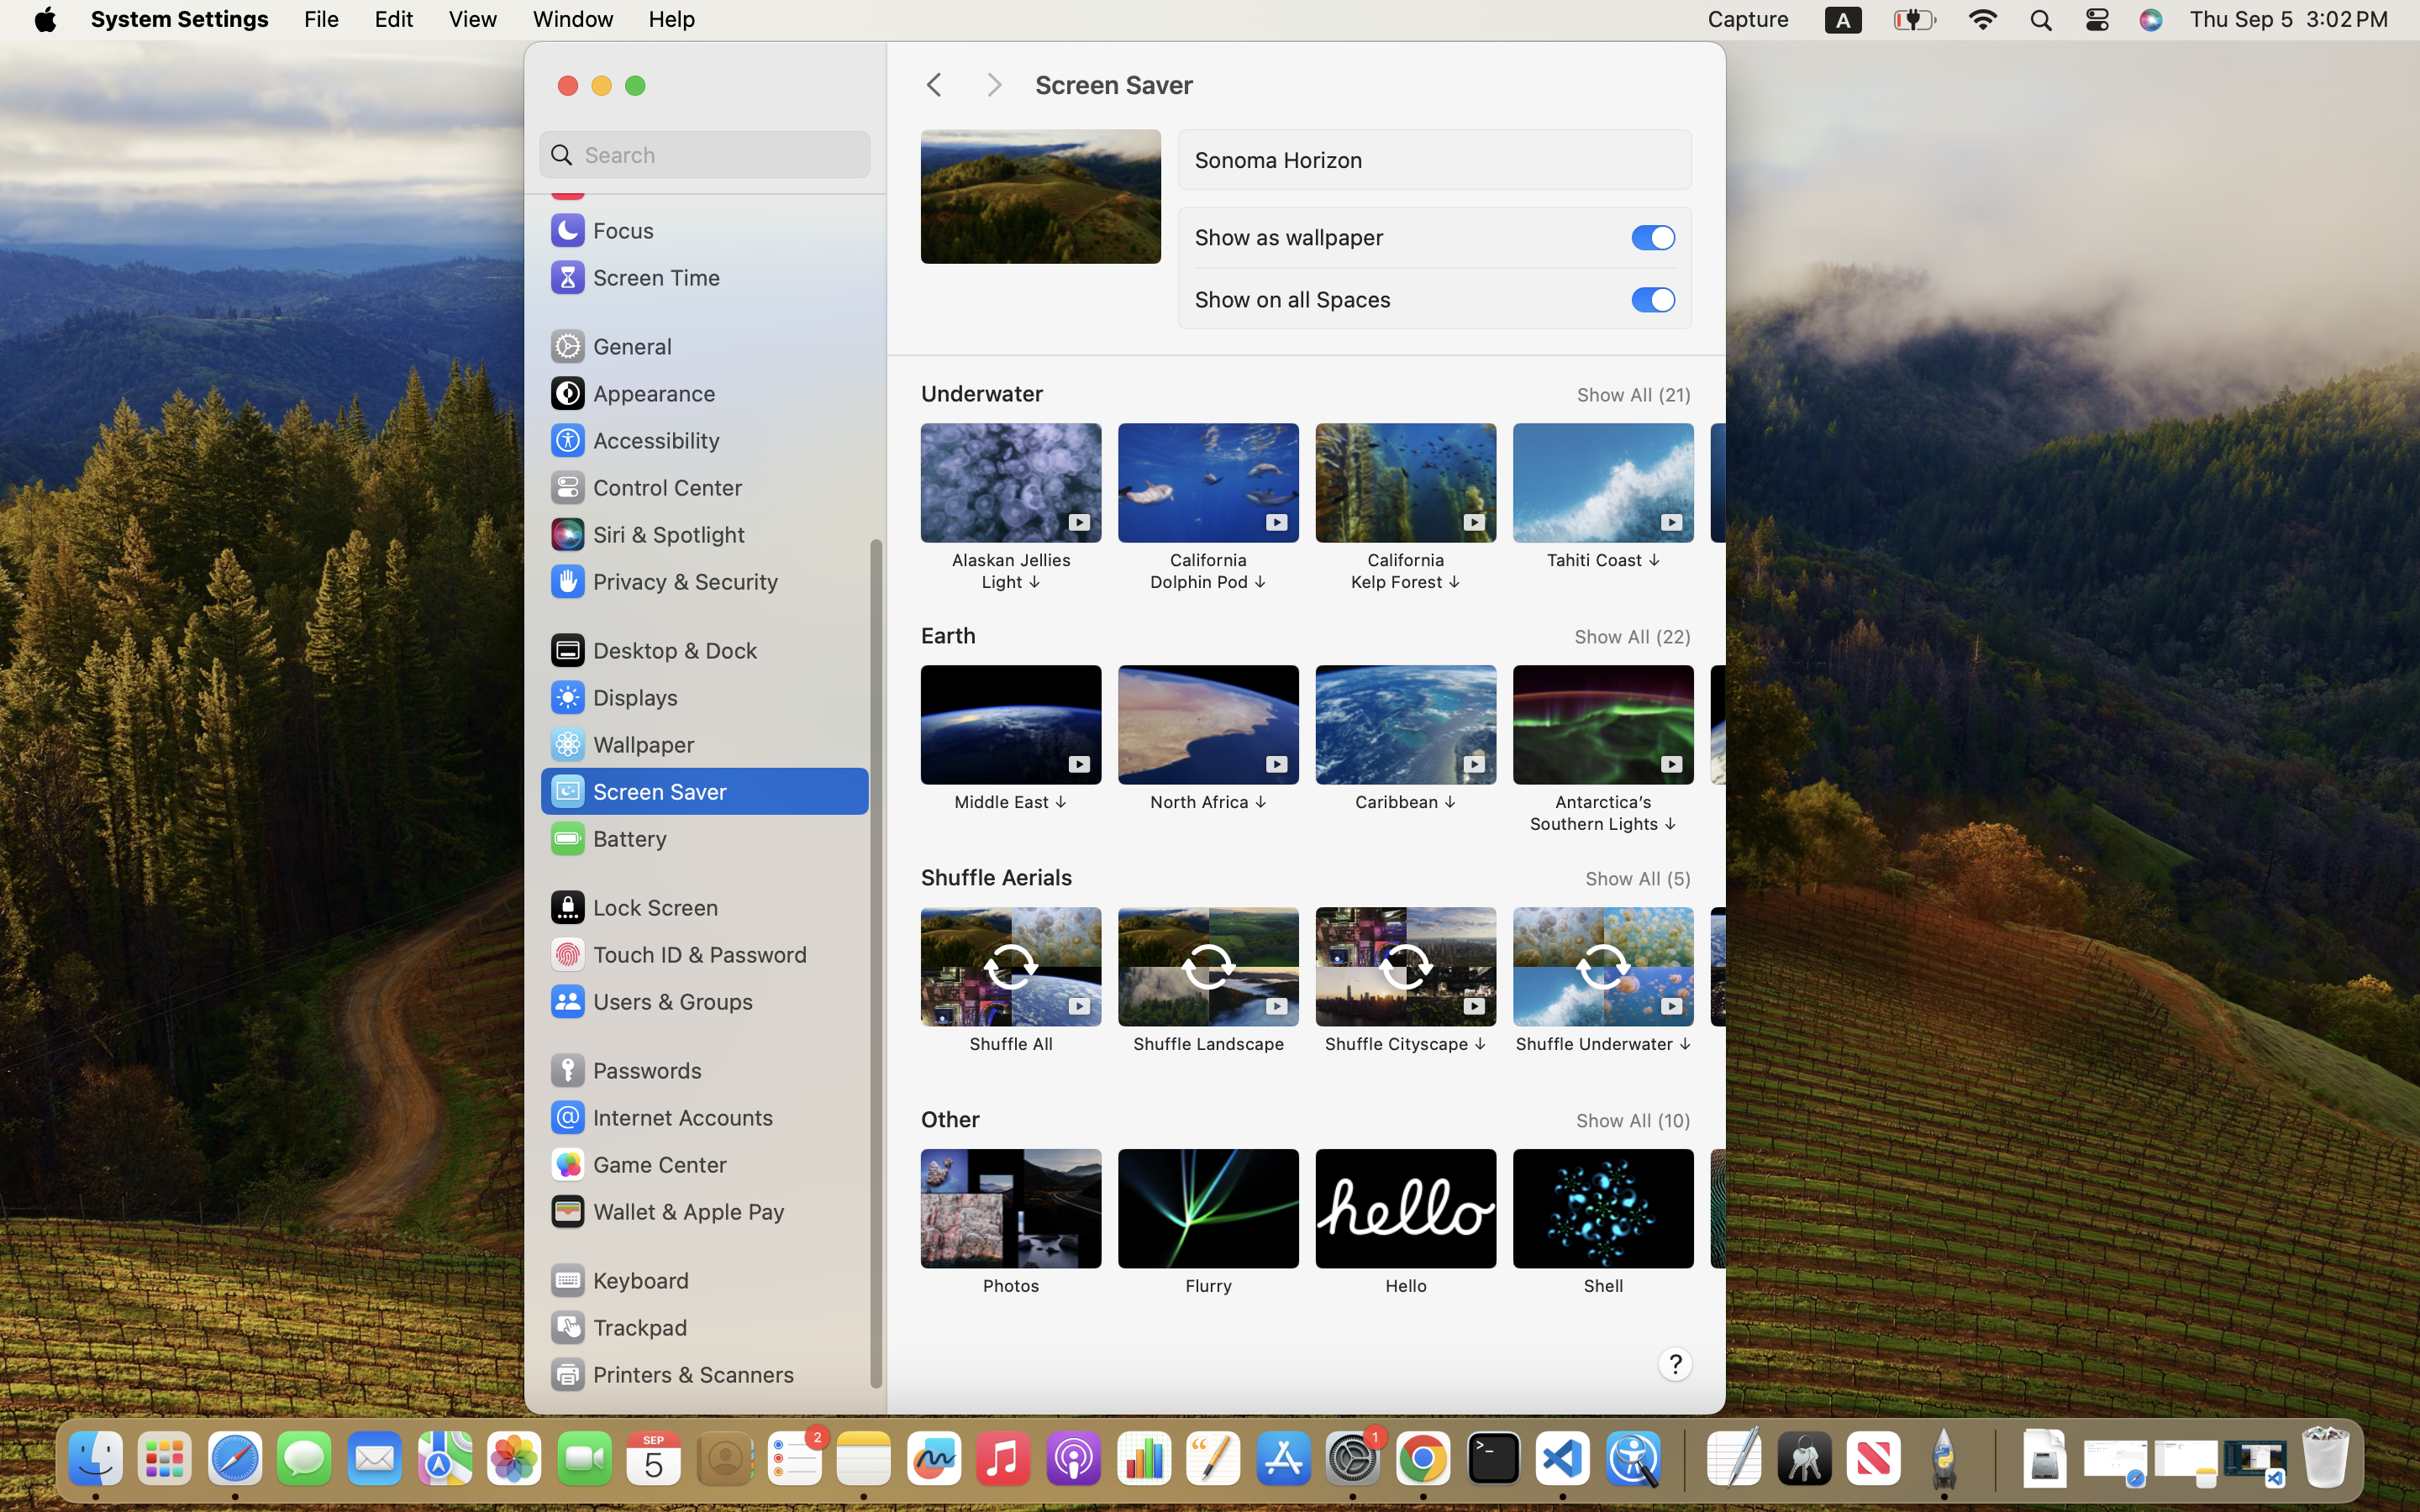  What do you see at coordinates (671, 1373) in the screenshot?
I see `'Printers & Scanners'` at bounding box center [671, 1373].